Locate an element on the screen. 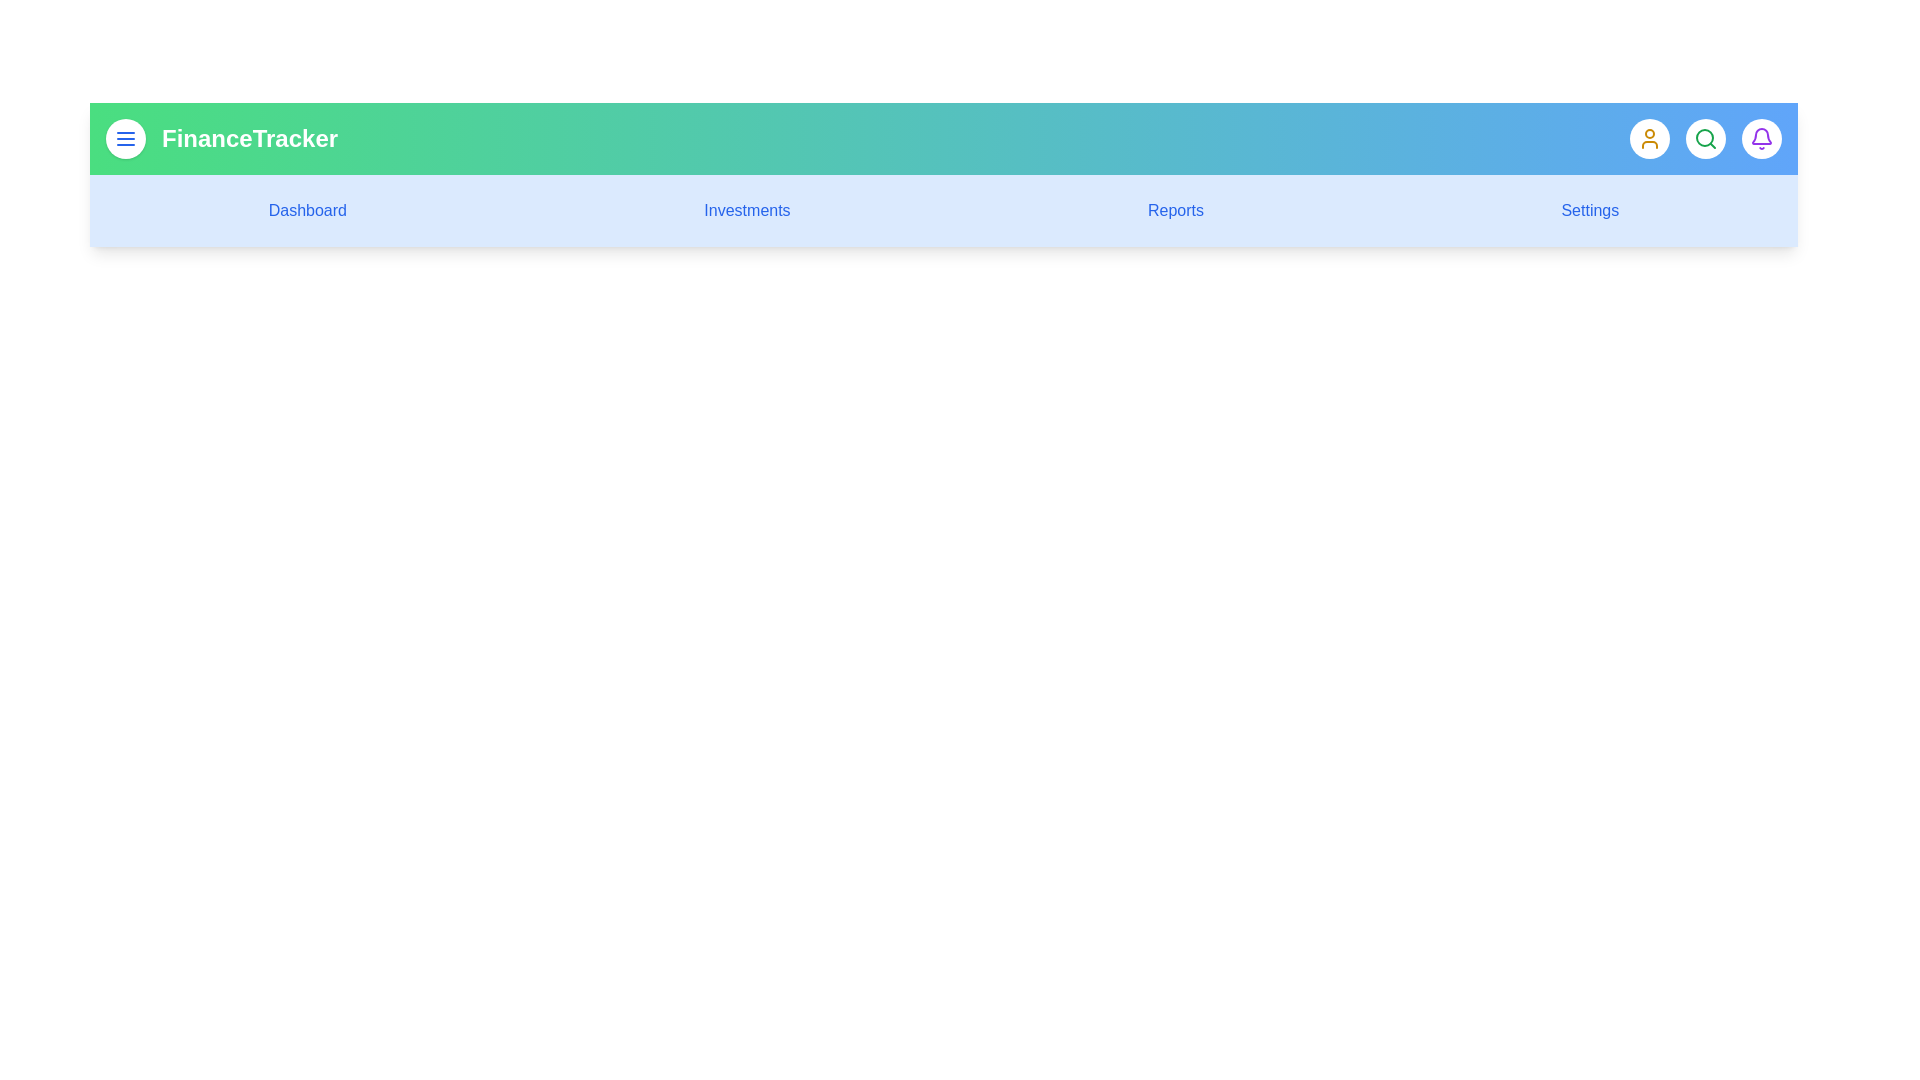 The image size is (1920, 1080). the bell icon to check notifications is located at coordinates (1761, 137).